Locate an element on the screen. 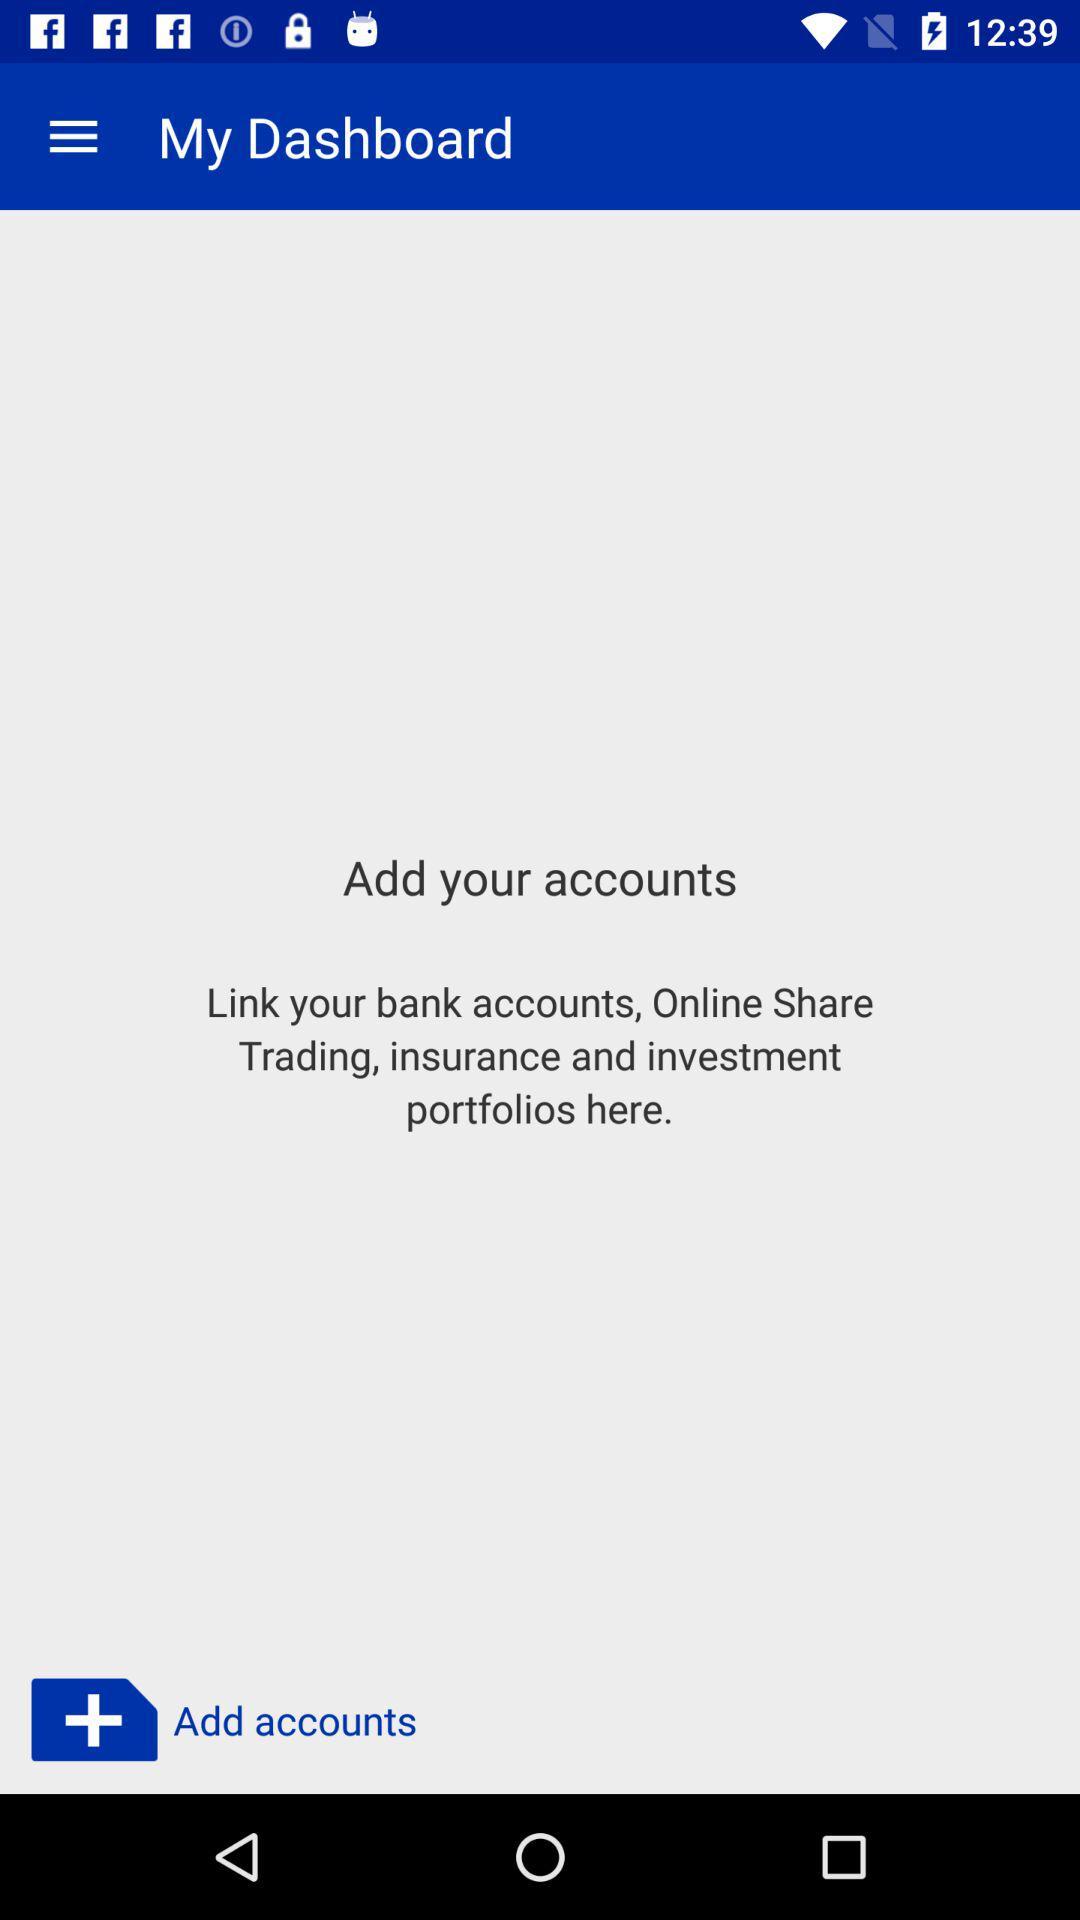 The image size is (1080, 1920). the add icon is located at coordinates (94, 1719).